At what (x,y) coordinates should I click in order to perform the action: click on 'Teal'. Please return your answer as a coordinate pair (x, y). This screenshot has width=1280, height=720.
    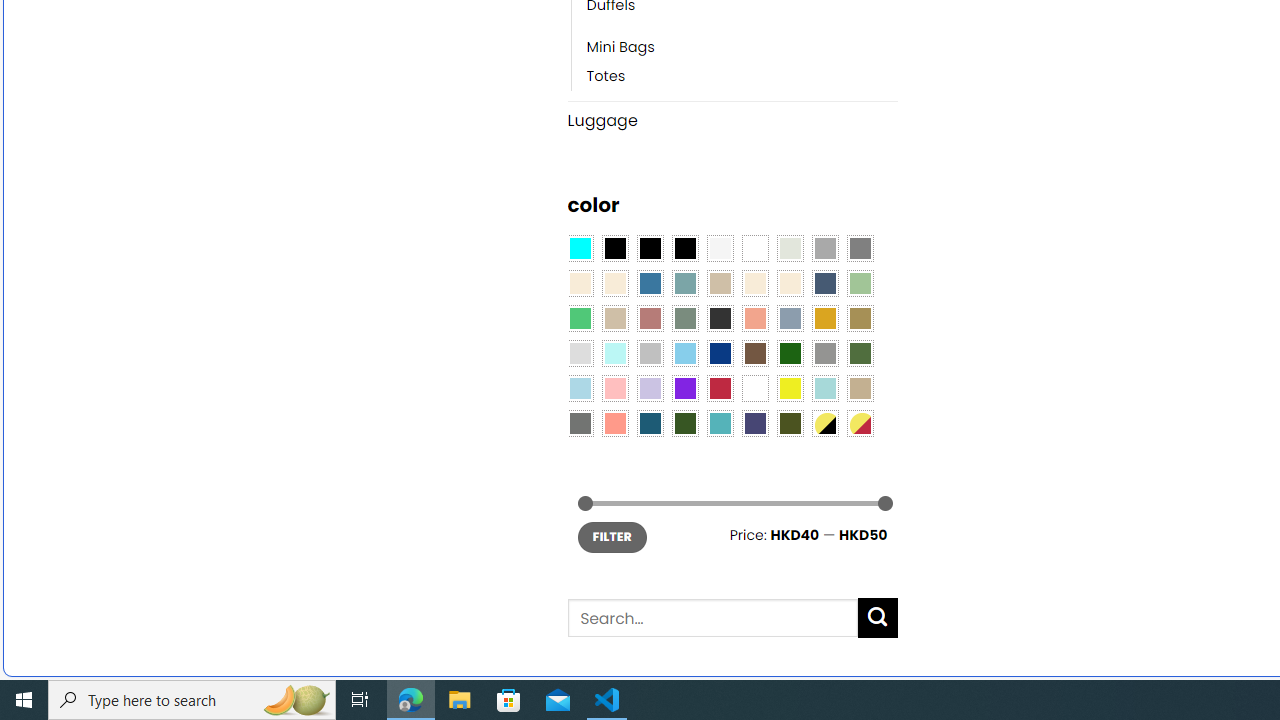
    Looking at the image, I should click on (720, 423).